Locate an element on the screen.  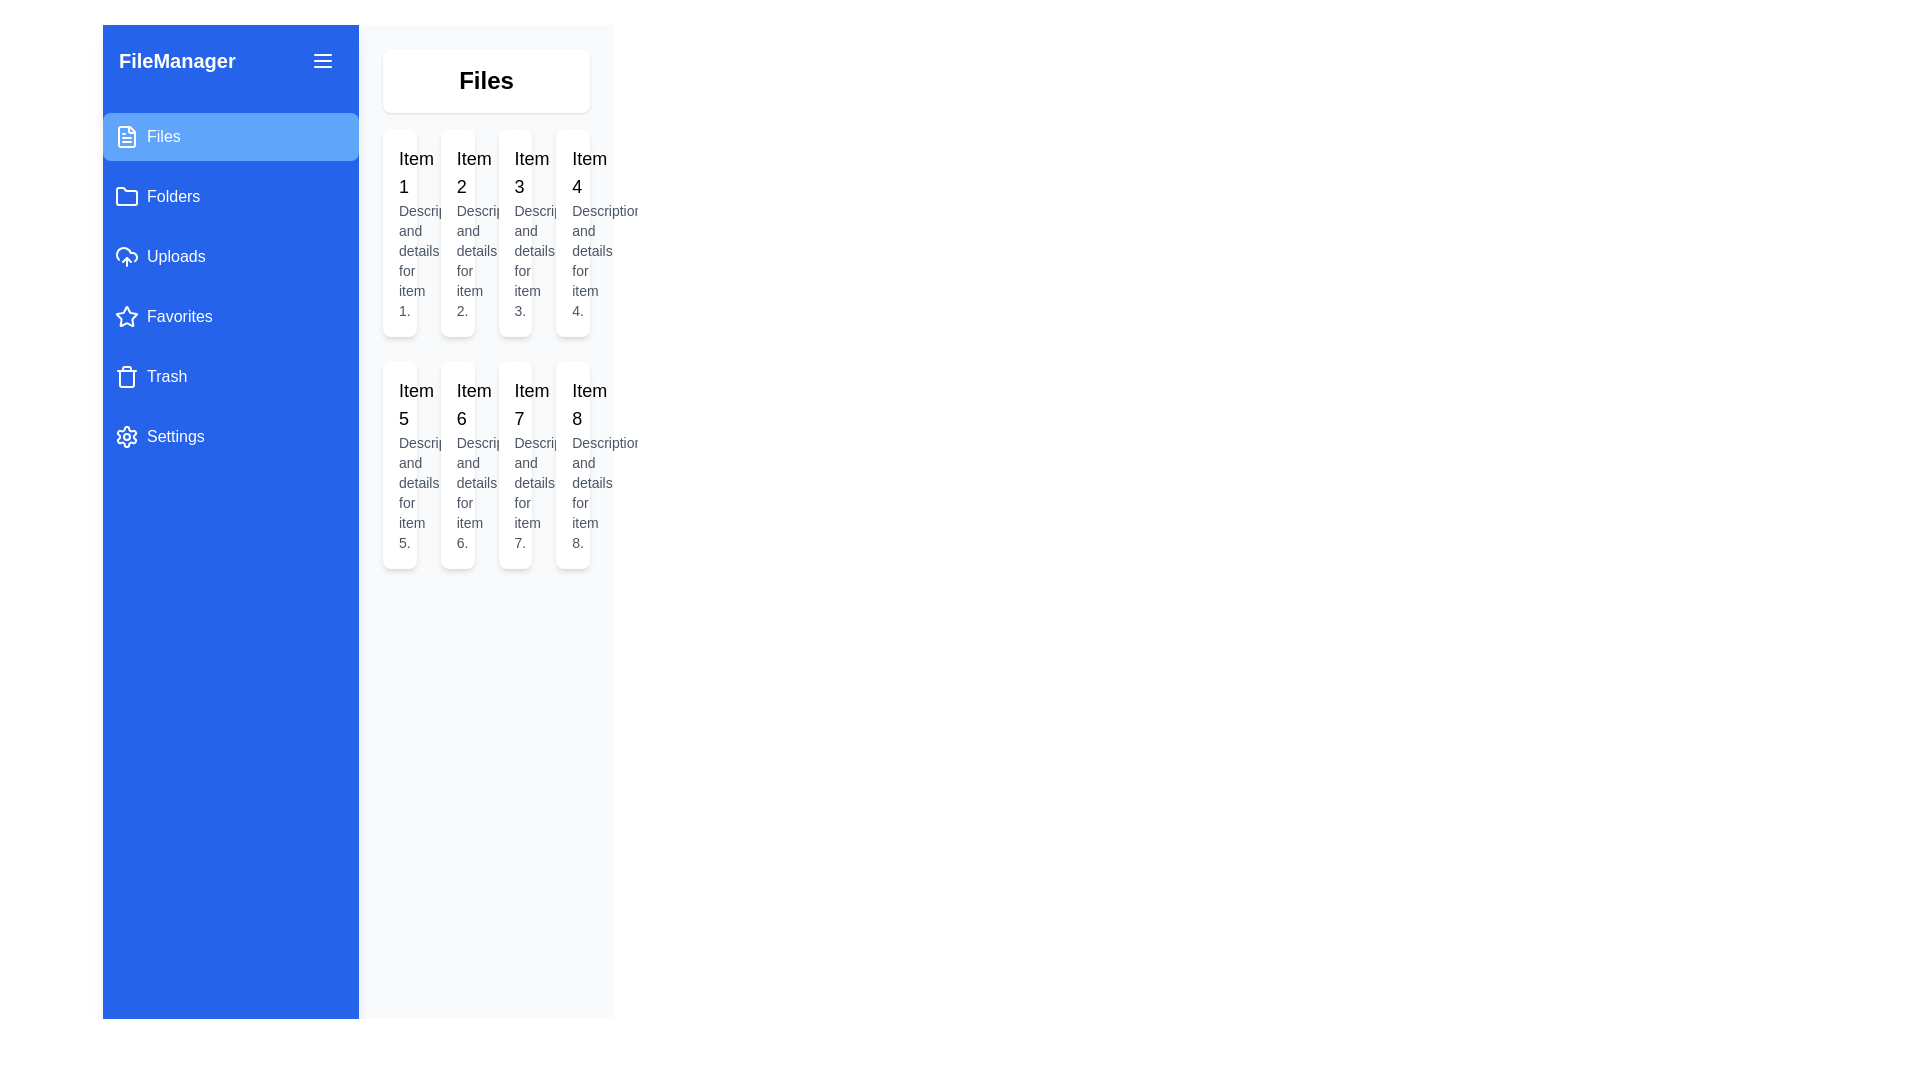
the 'Folders' text label within the interactive menu item, which is styled in bold white font on a blue background and positioned as the second item in the vertical navigation bar is located at coordinates (173, 196).